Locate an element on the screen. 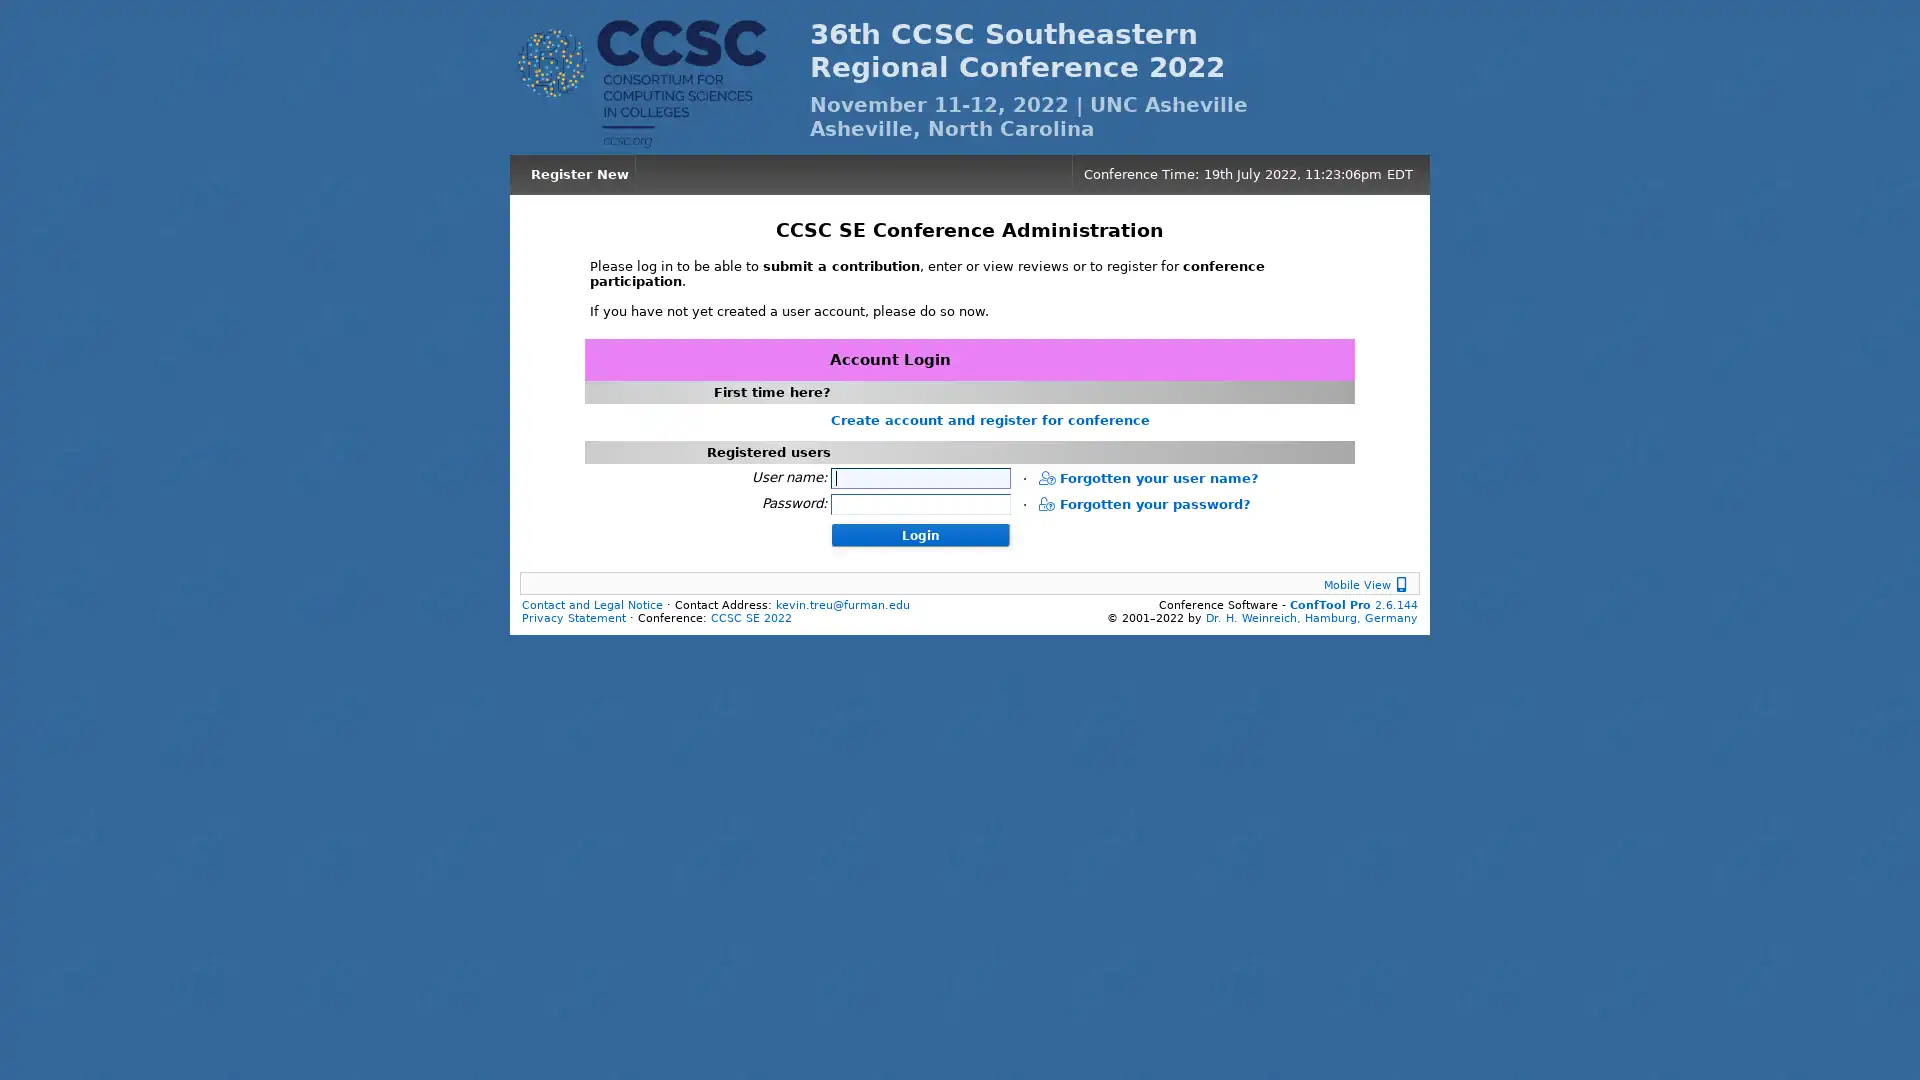 This screenshot has width=1920, height=1080. Login is located at coordinates (919, 532).